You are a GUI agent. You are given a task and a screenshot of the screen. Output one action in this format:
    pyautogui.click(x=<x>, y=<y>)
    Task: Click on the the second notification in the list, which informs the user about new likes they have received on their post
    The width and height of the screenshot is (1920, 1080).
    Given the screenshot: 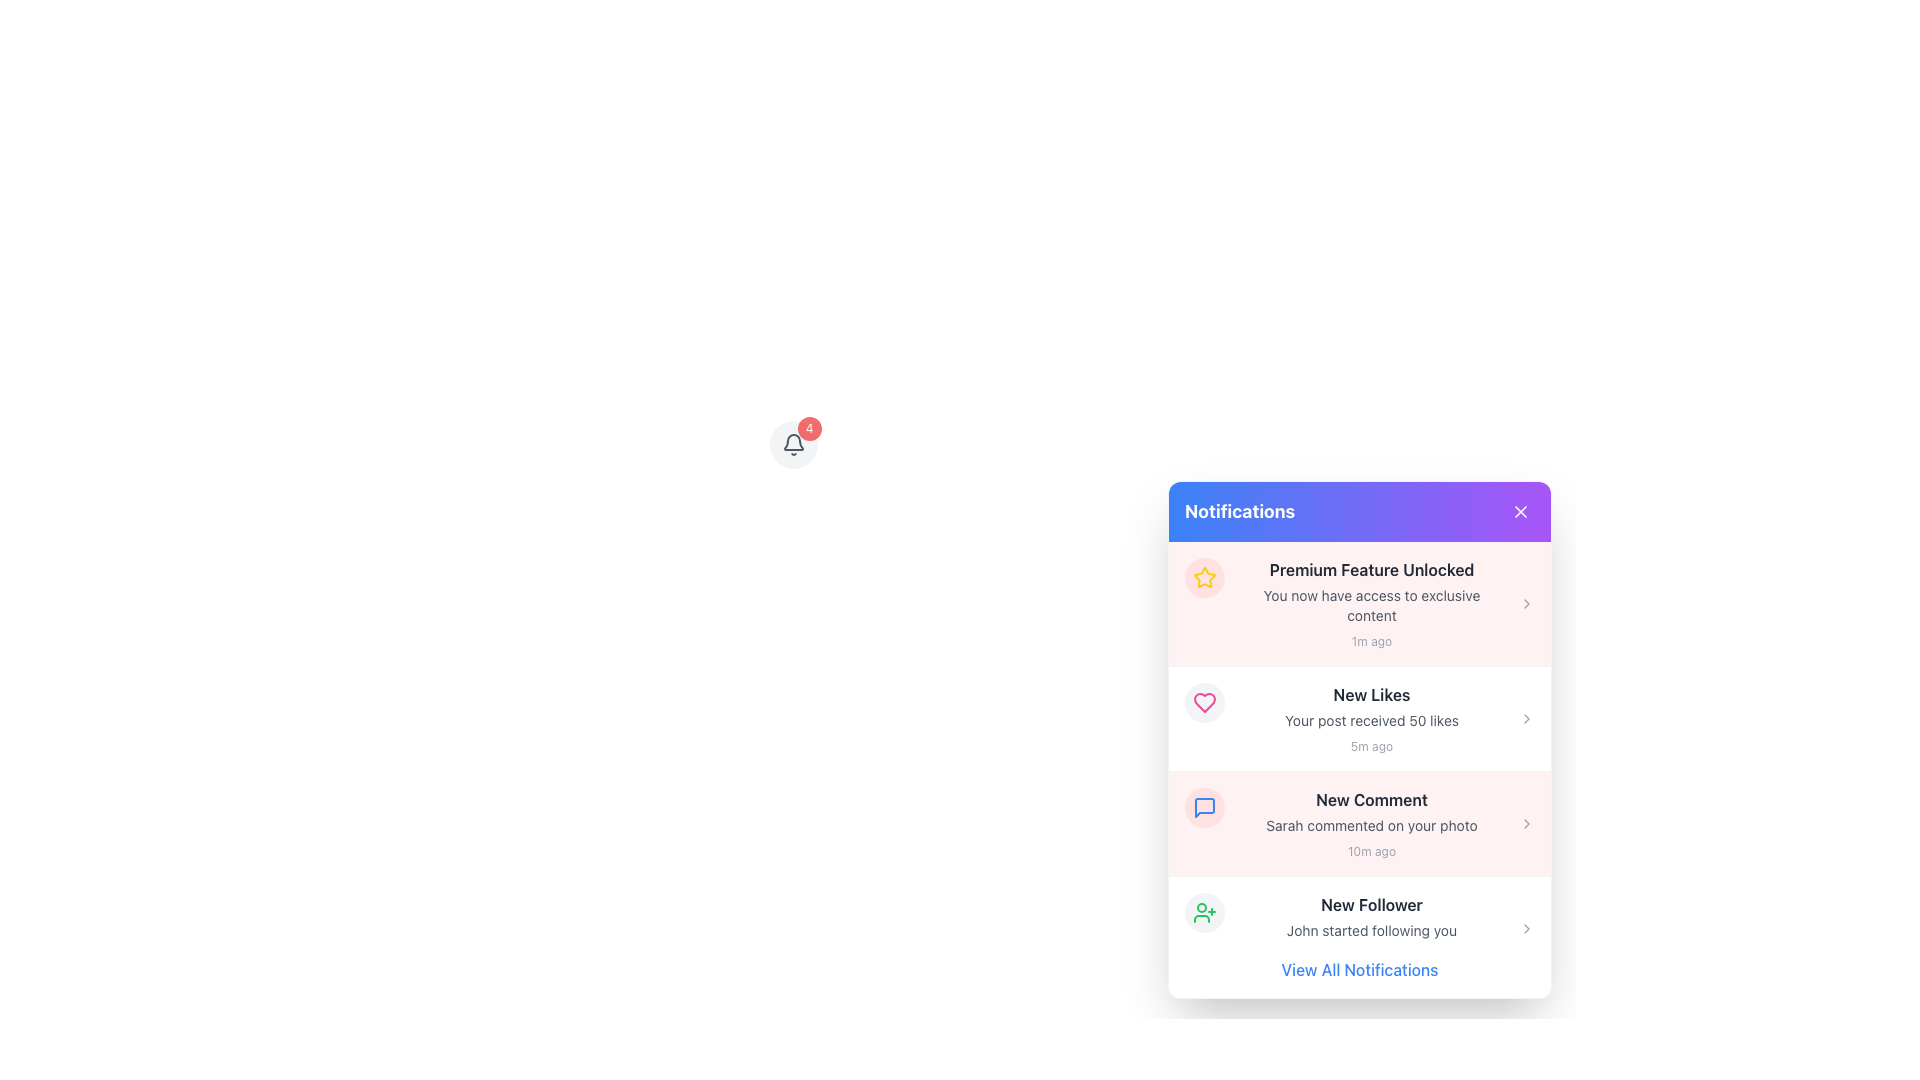 What is the action you would take?
    pyautogui.click(x=1371, y=717)
    